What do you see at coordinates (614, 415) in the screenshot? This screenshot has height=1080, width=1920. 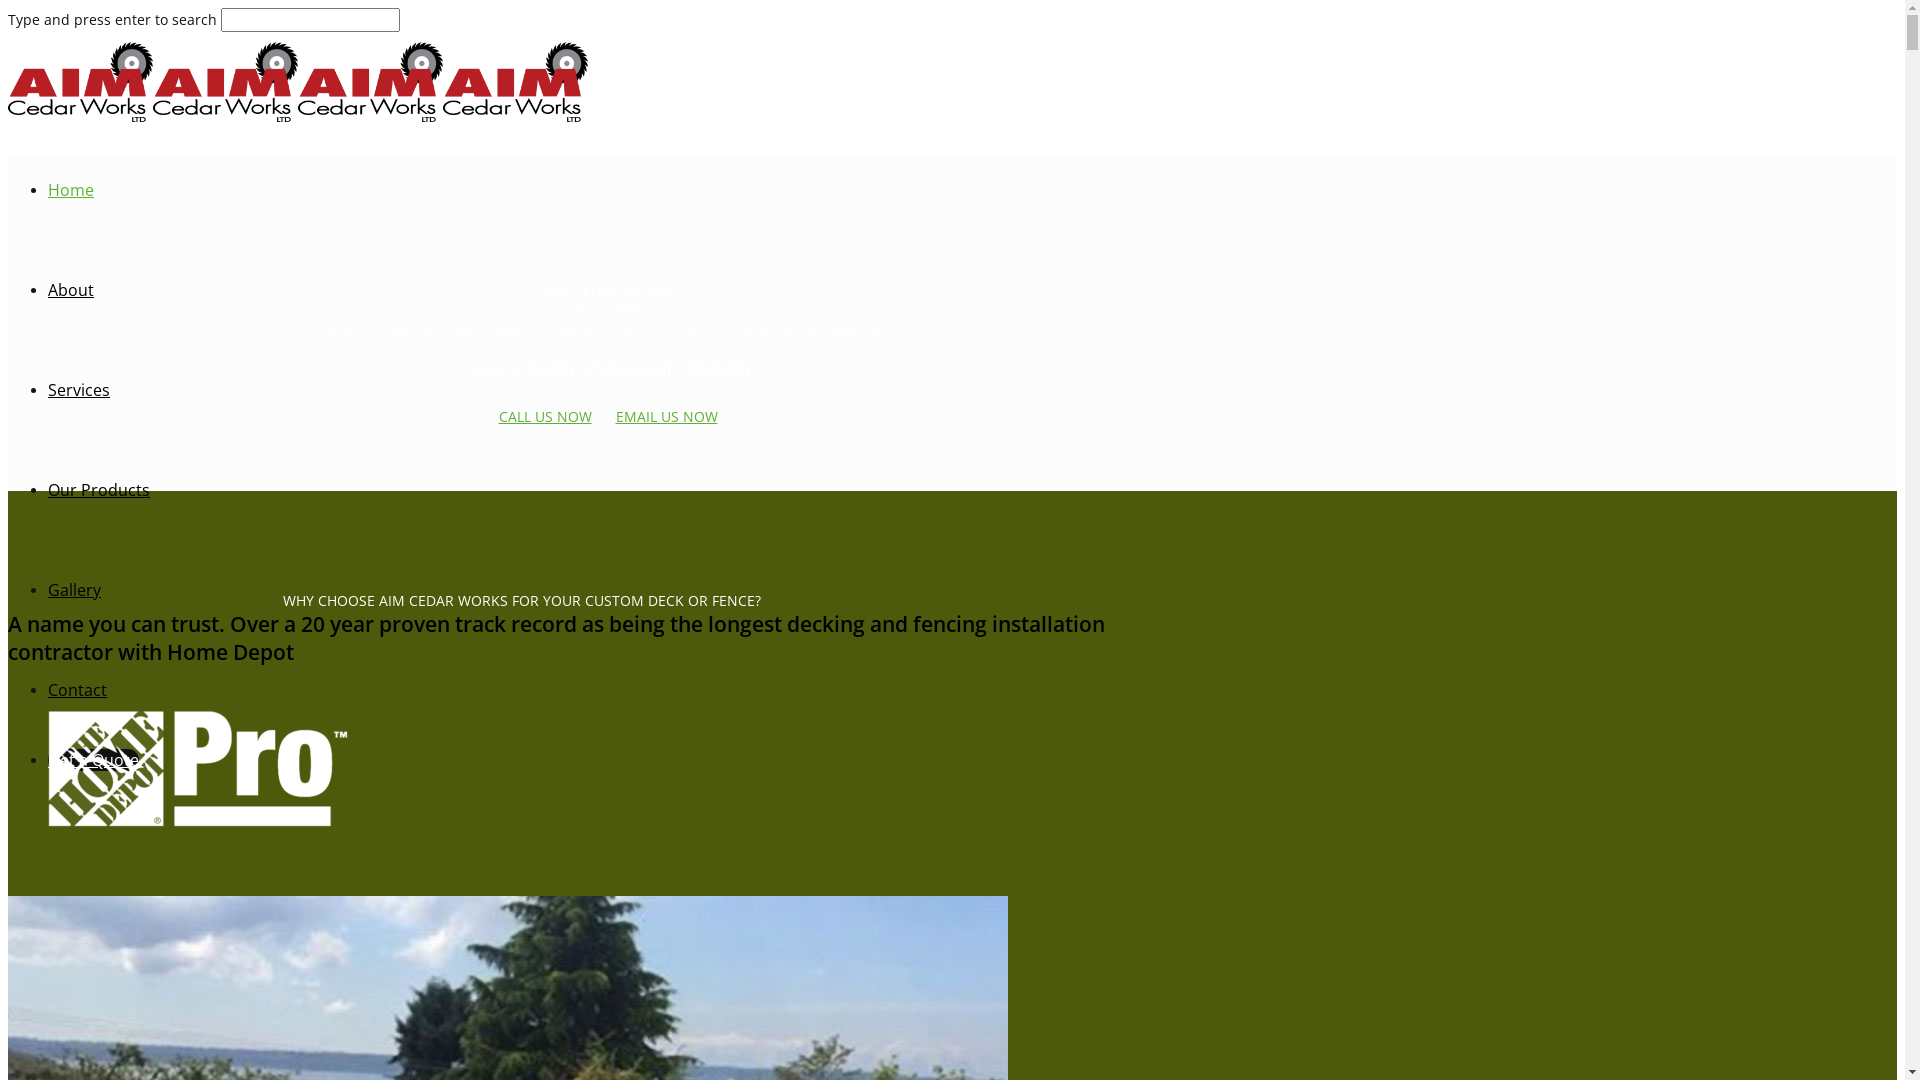 I see `'EMAIL US NOW'` at bounding box center [614, 415].